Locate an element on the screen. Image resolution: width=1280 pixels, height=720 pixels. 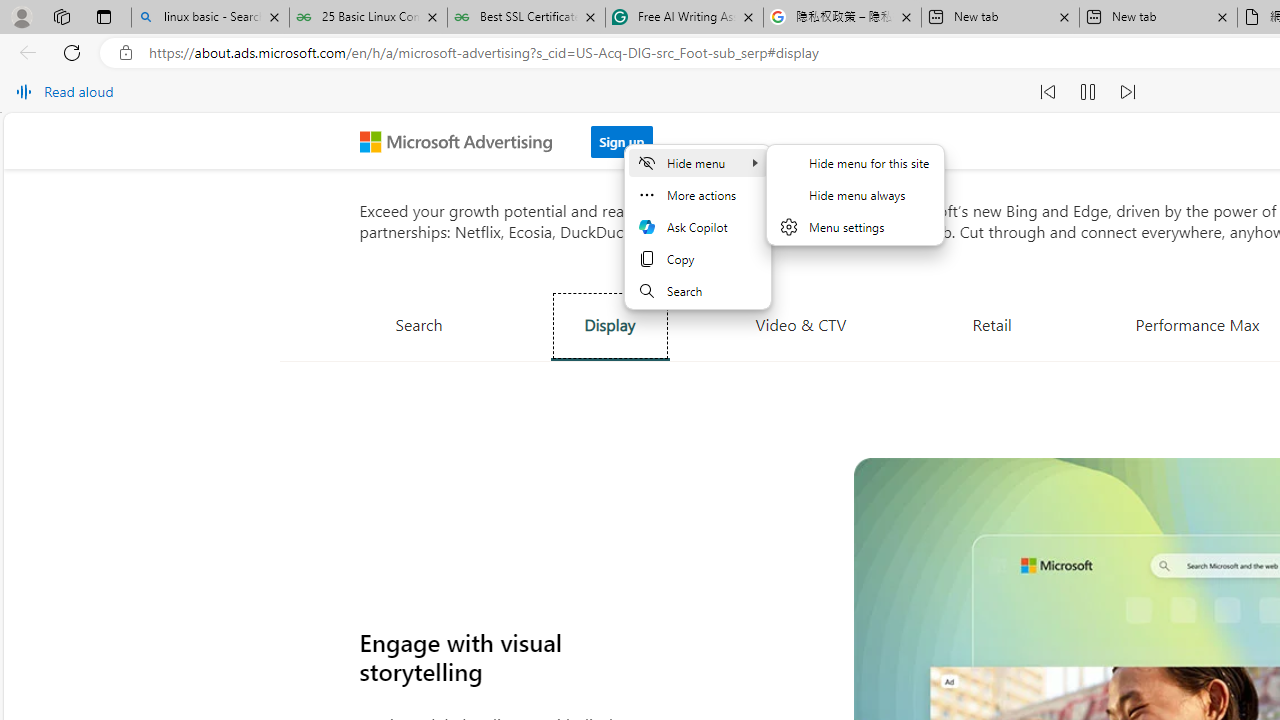
'Pause read aloud (Ctrl+Shift+U)' is located at coordinates (1087, 92).